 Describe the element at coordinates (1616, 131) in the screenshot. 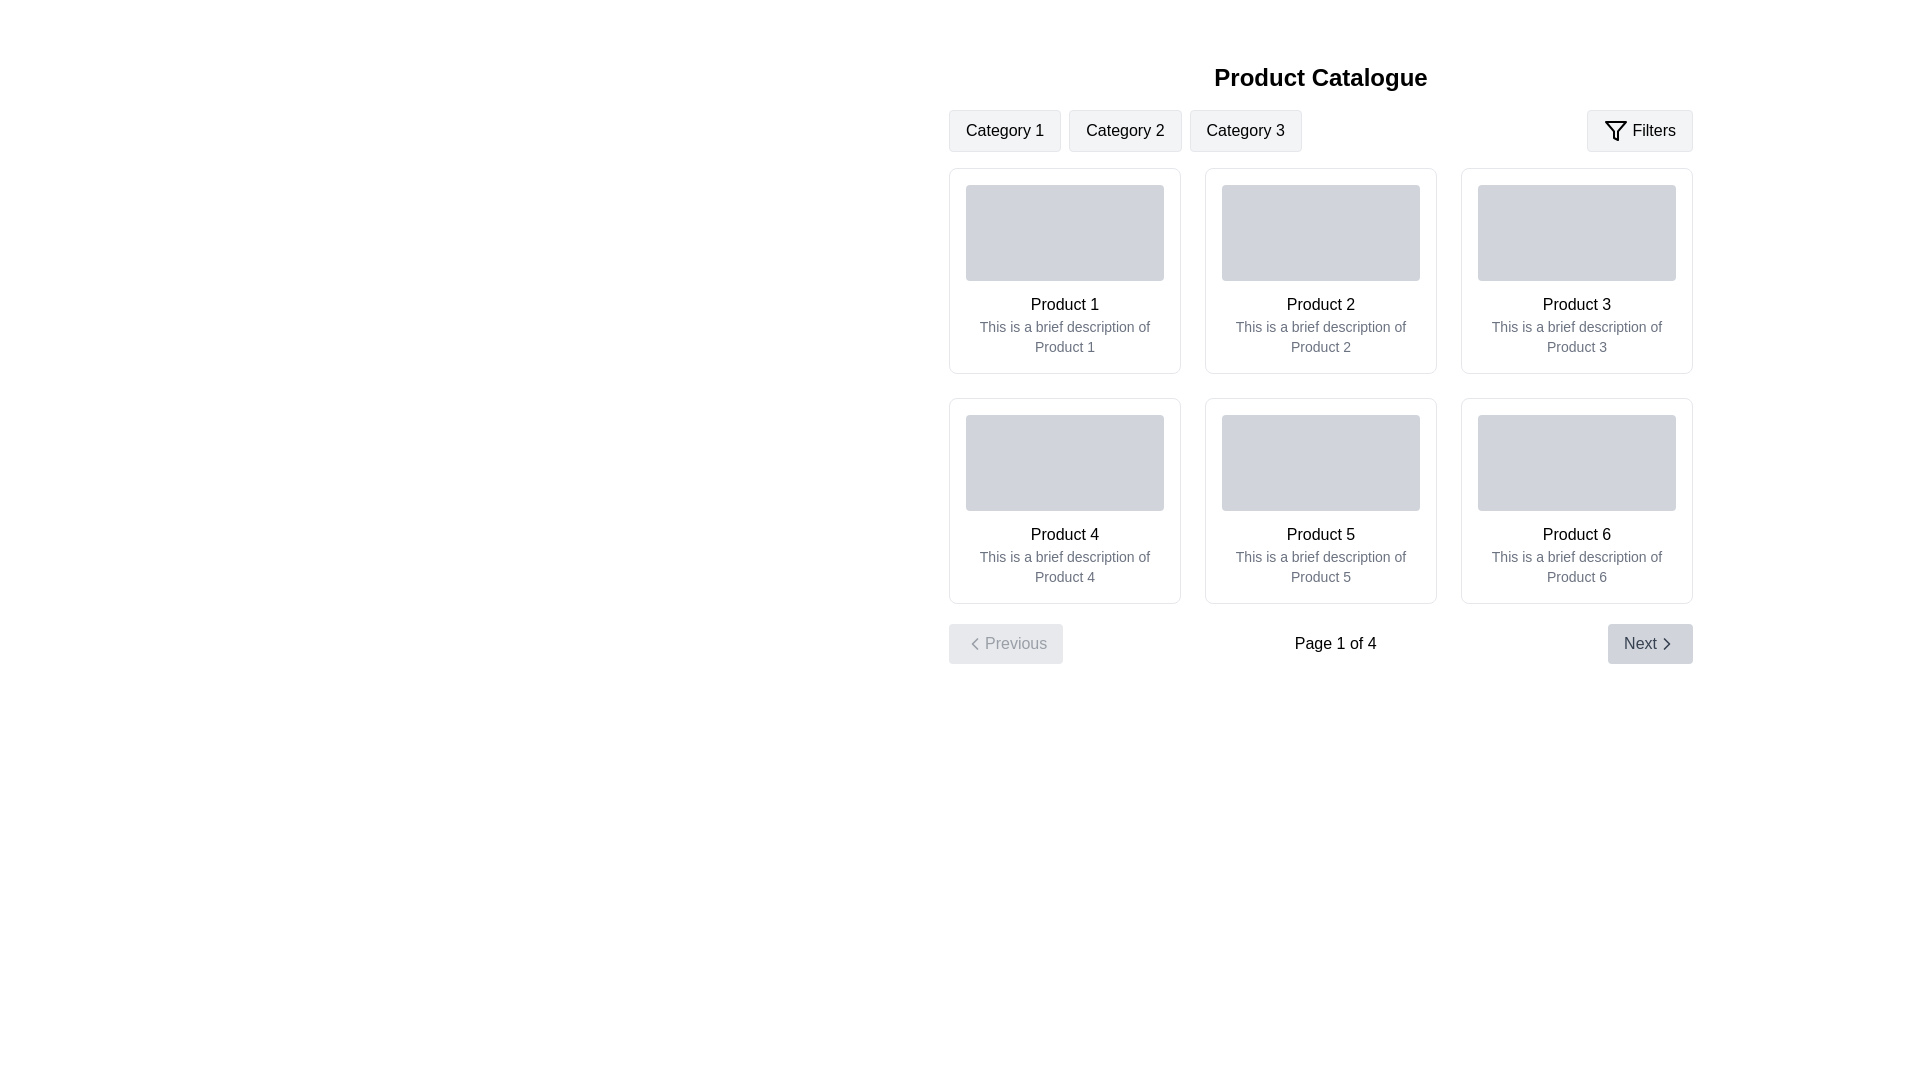

I see `the filter icon within the 'Filters' button located in the top-right corner to observe a tooltip or highlight` at that location.